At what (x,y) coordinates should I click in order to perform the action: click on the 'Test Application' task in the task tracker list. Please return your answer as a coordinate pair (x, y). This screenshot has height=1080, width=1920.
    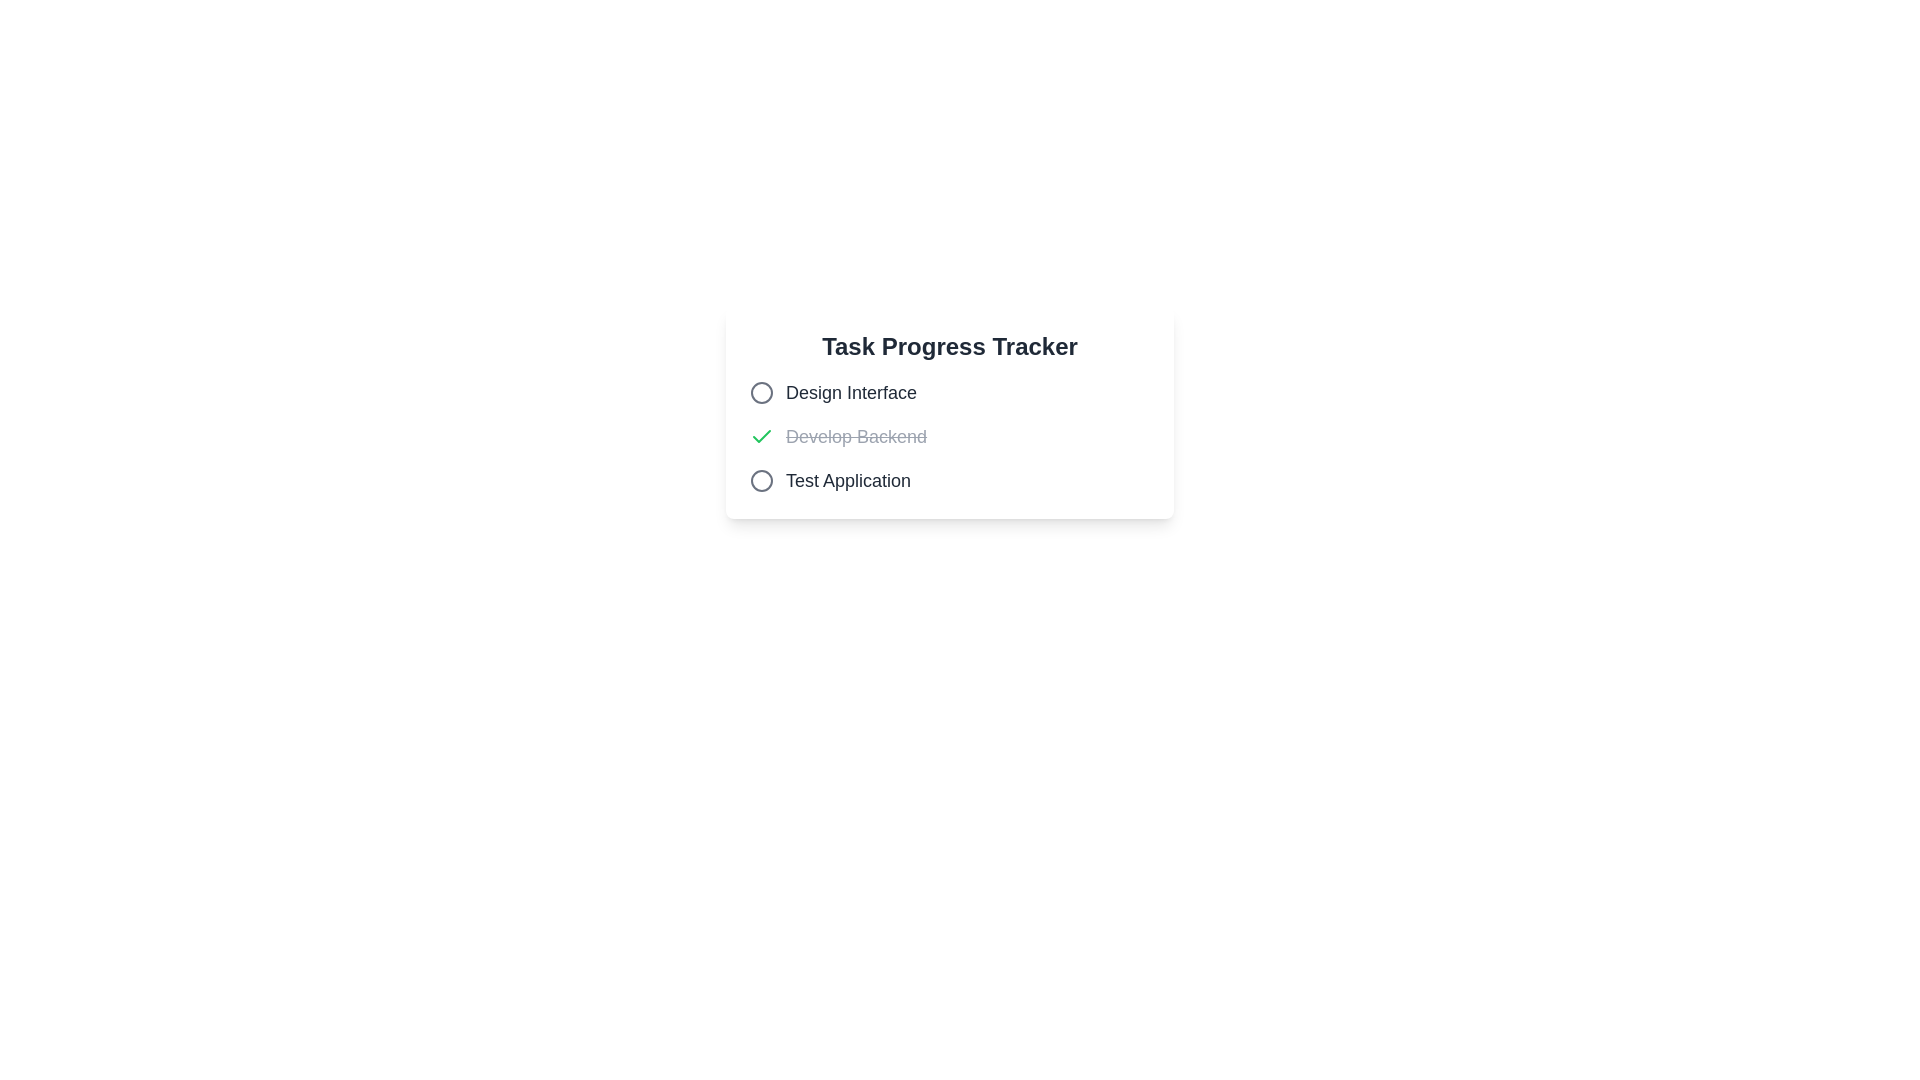
    Looking at the image, I should click on (949, 481).